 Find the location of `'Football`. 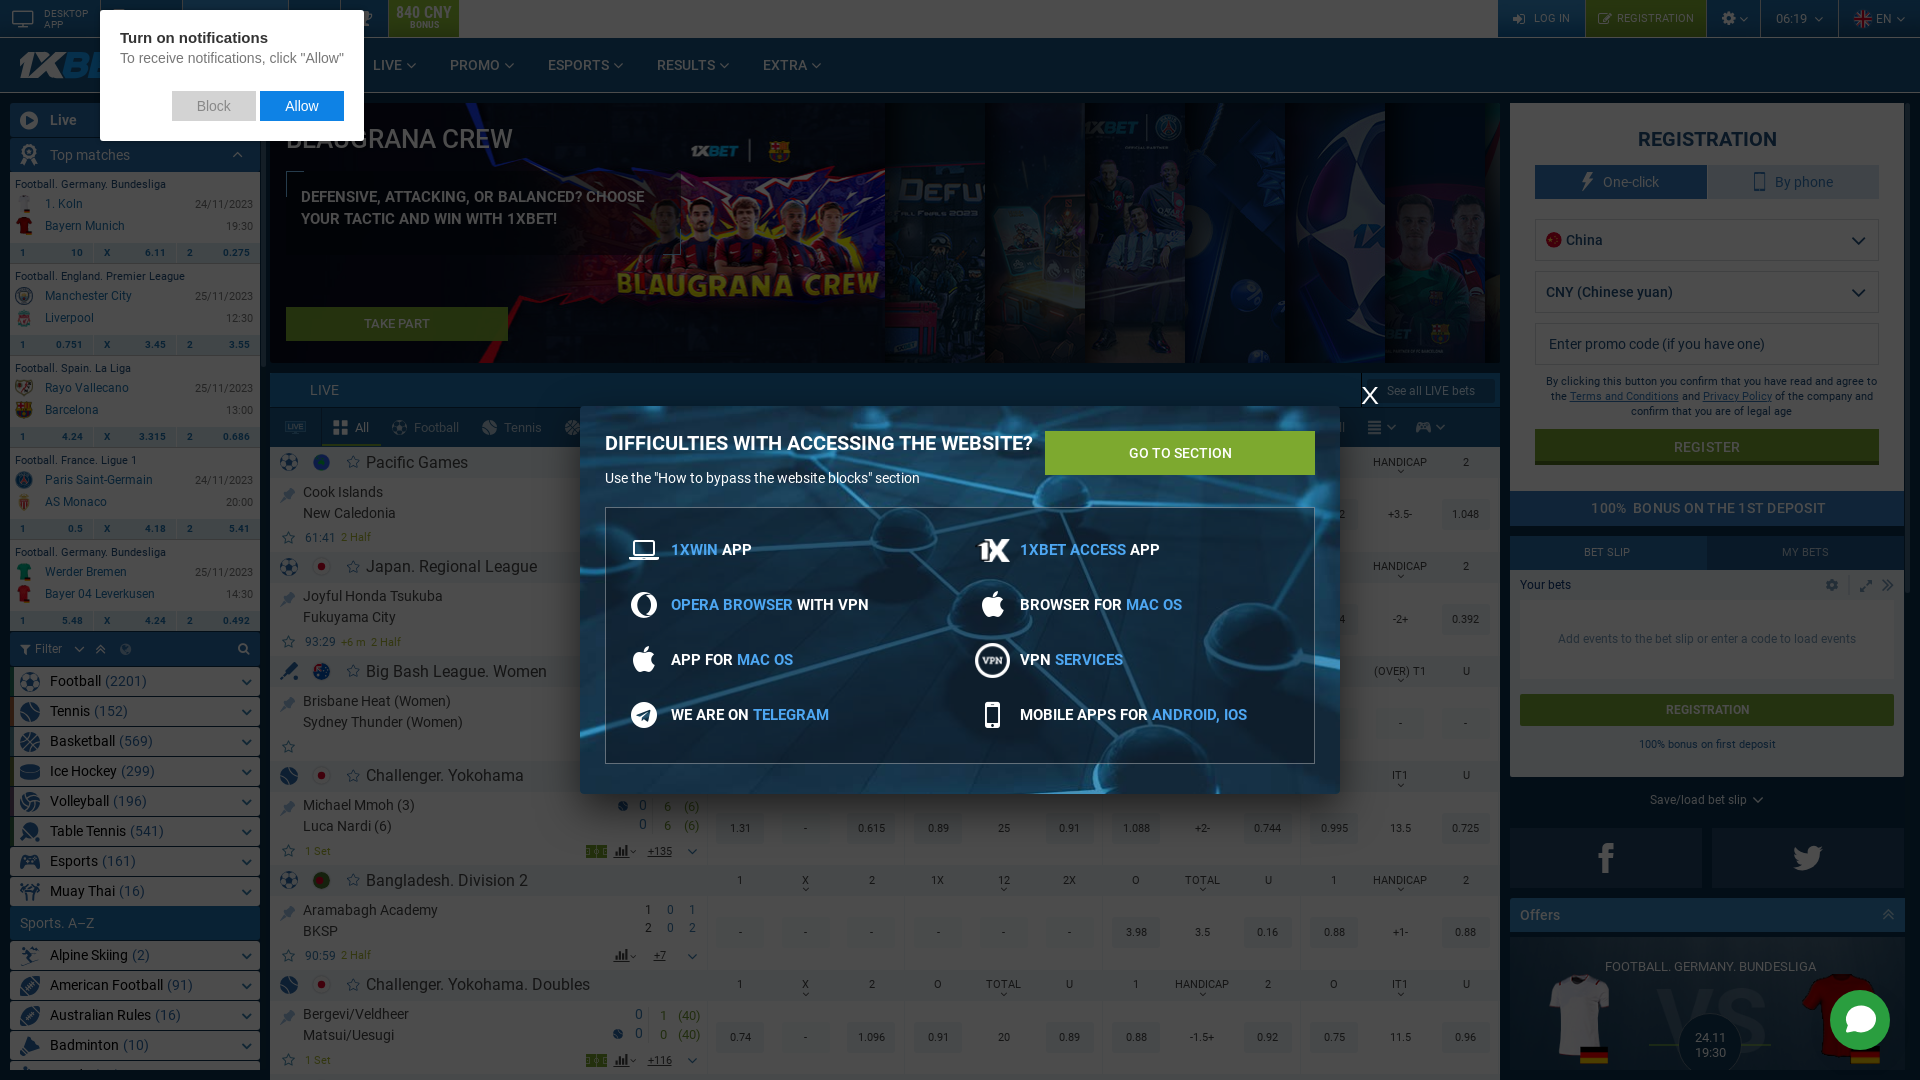

'Football is located at coordinates (133, 680).